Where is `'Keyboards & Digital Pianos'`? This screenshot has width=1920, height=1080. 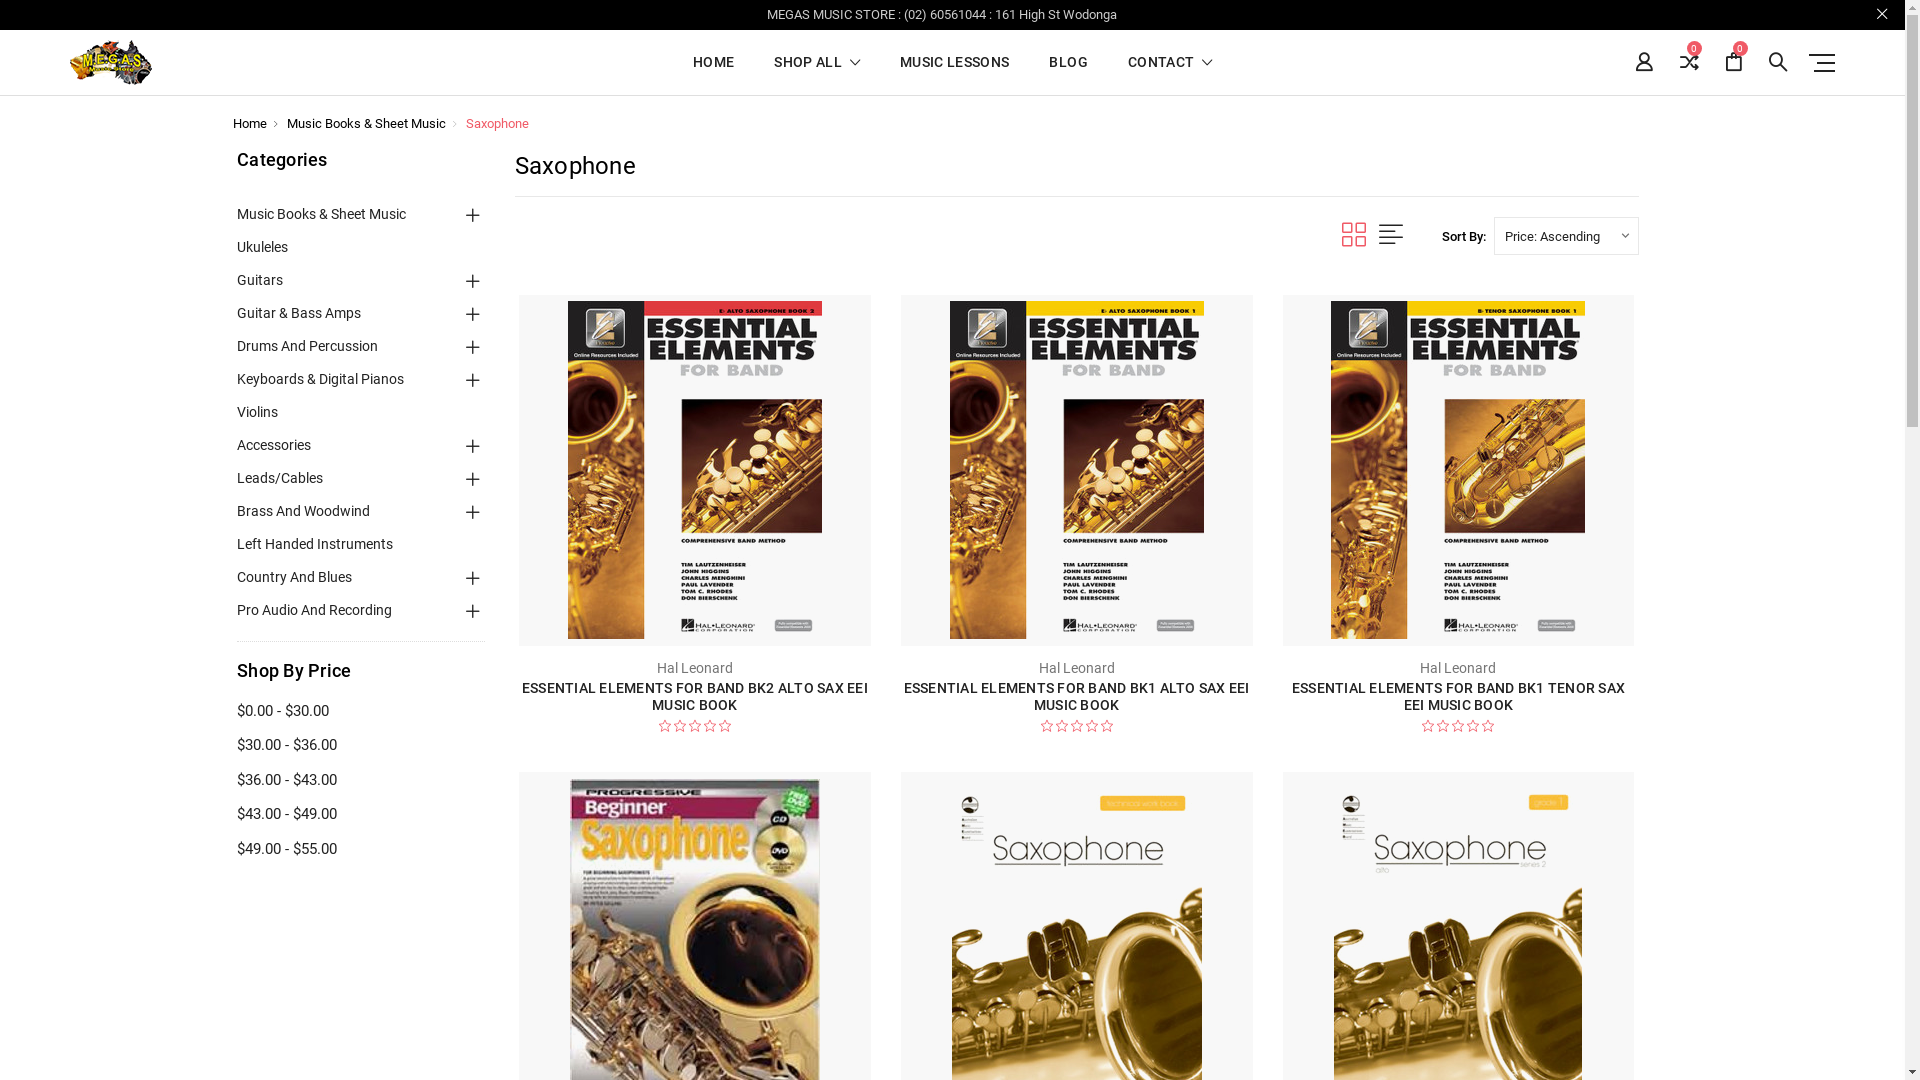 'Keyboards & Digital Pianos' is located at coordinates (320, 378).